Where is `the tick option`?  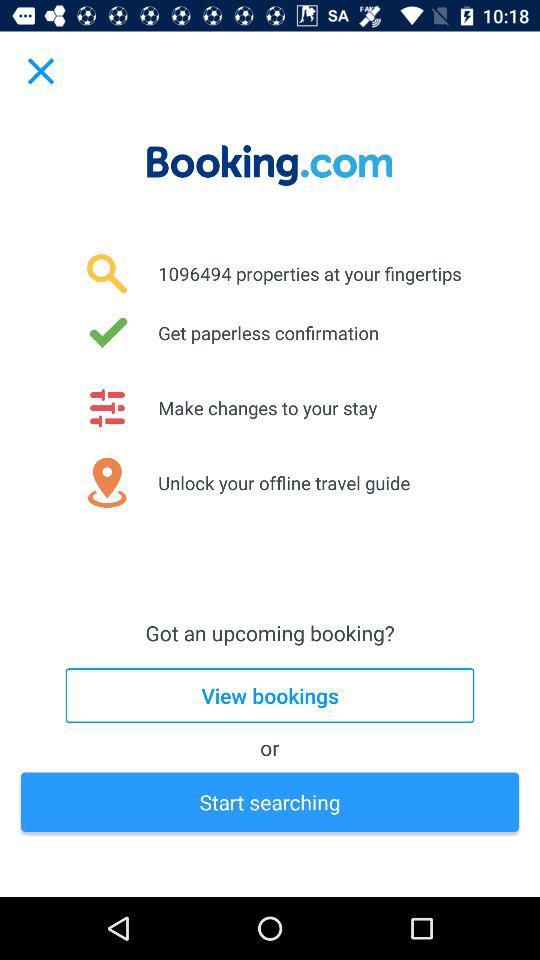
the tick option is located at coordinates (107, 333).